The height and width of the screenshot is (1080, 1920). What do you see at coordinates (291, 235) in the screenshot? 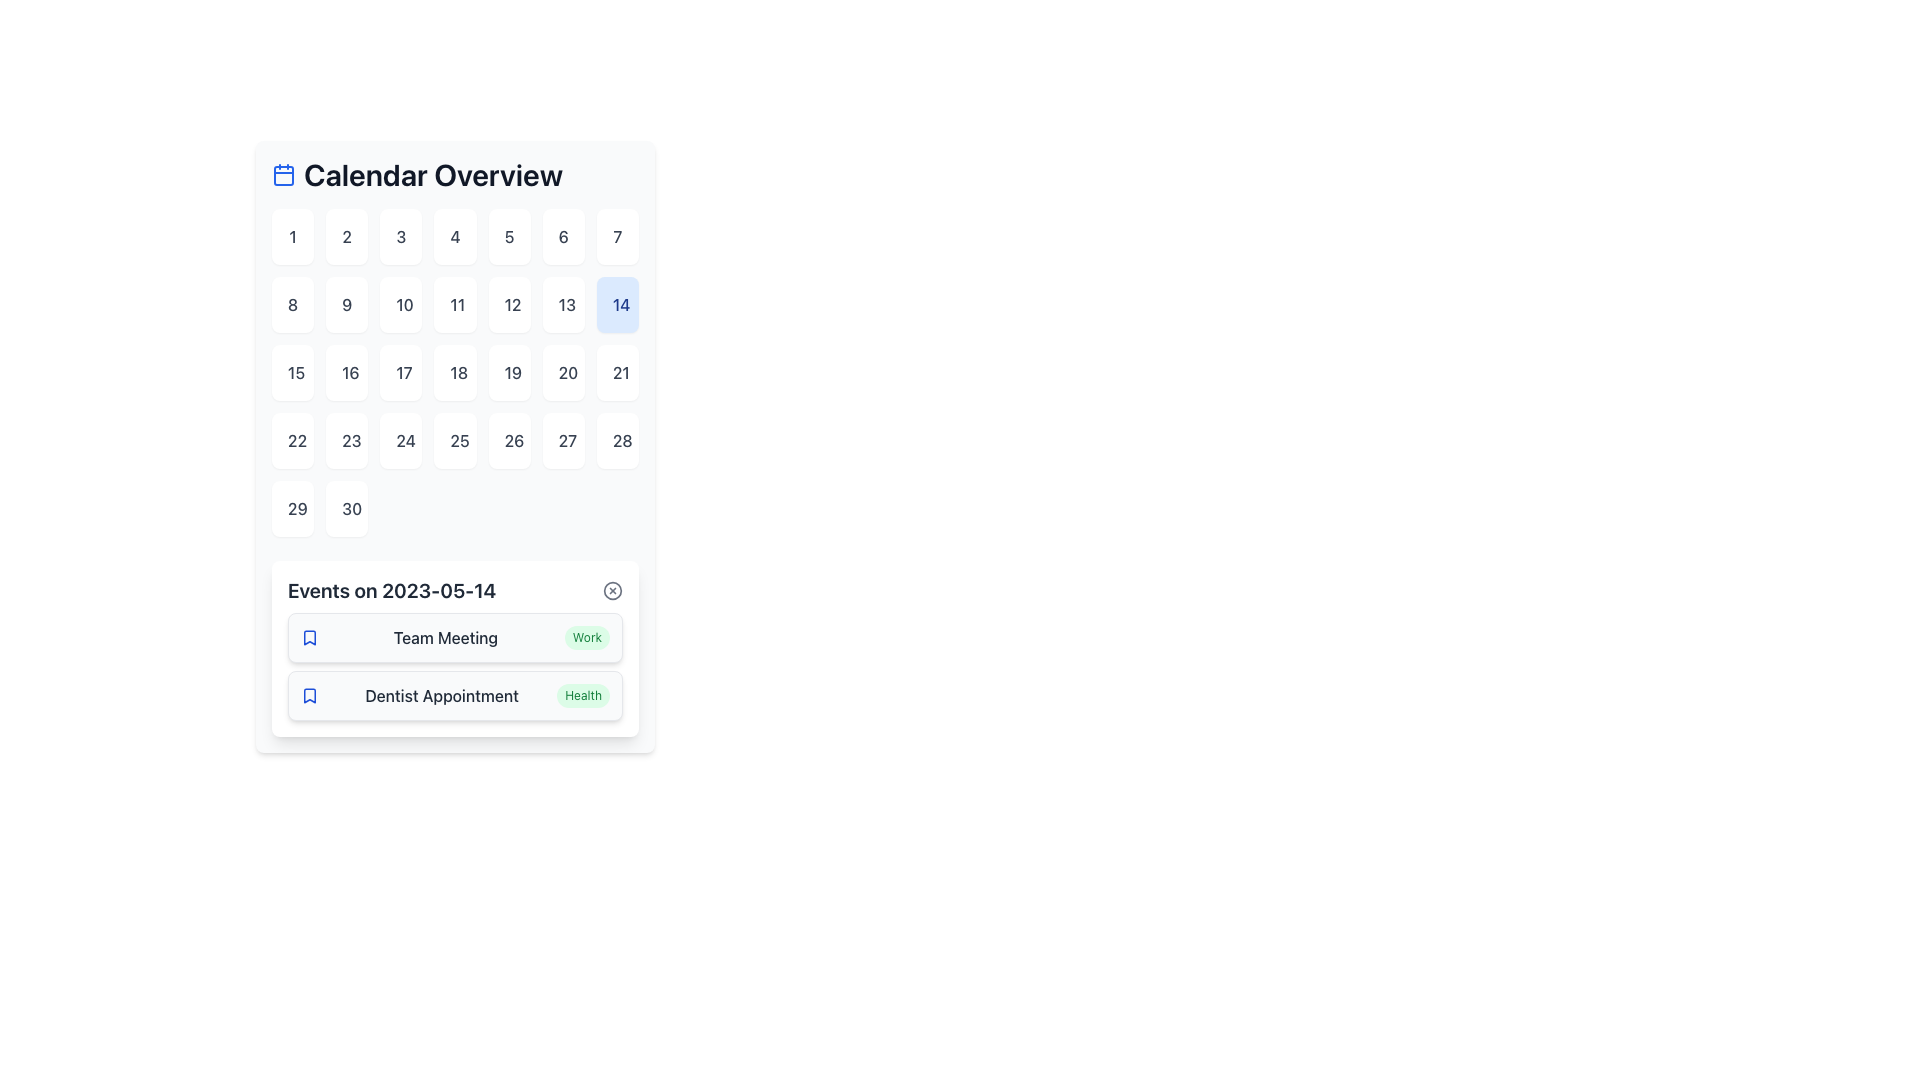
I see `the square button with a white background and the number '1' in gray font` at bounding box center [291, 235].